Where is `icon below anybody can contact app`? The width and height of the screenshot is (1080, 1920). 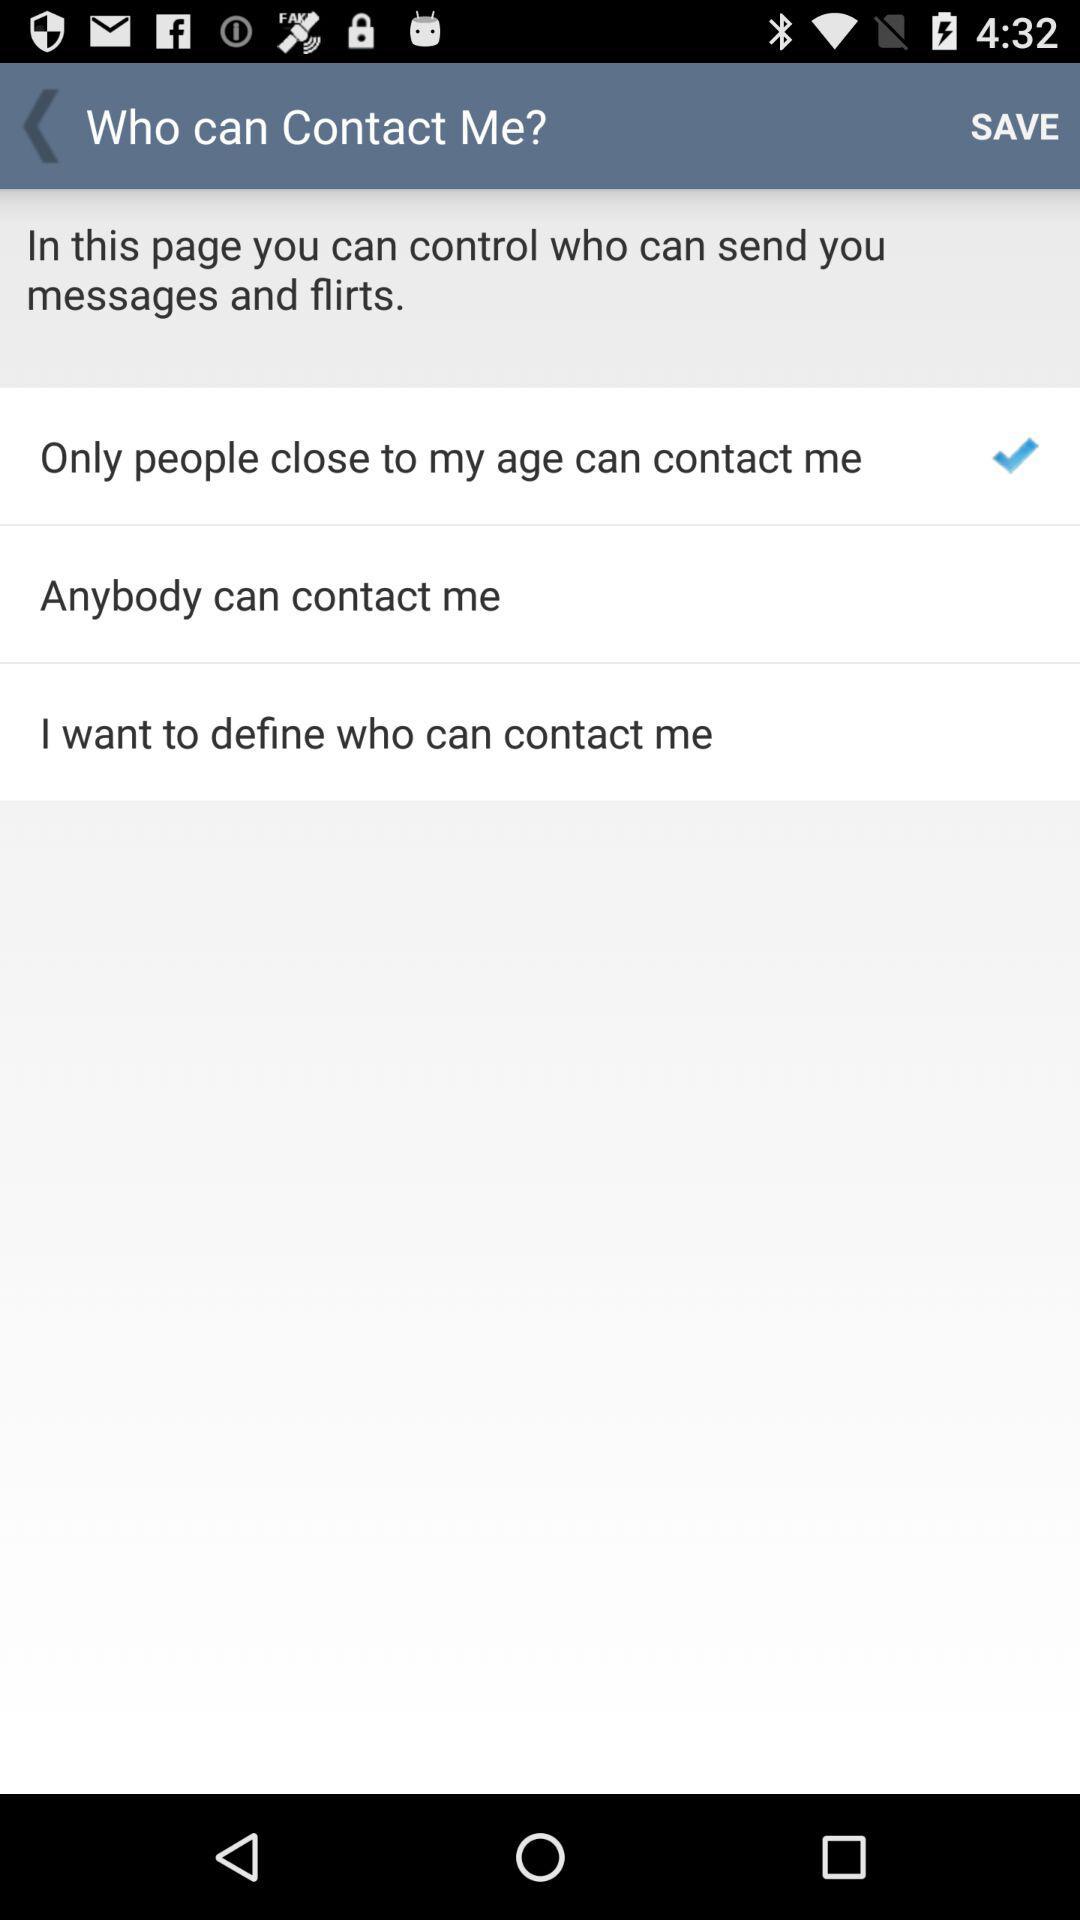 icon below anybody can contact app is located at coordinates (489, 731).